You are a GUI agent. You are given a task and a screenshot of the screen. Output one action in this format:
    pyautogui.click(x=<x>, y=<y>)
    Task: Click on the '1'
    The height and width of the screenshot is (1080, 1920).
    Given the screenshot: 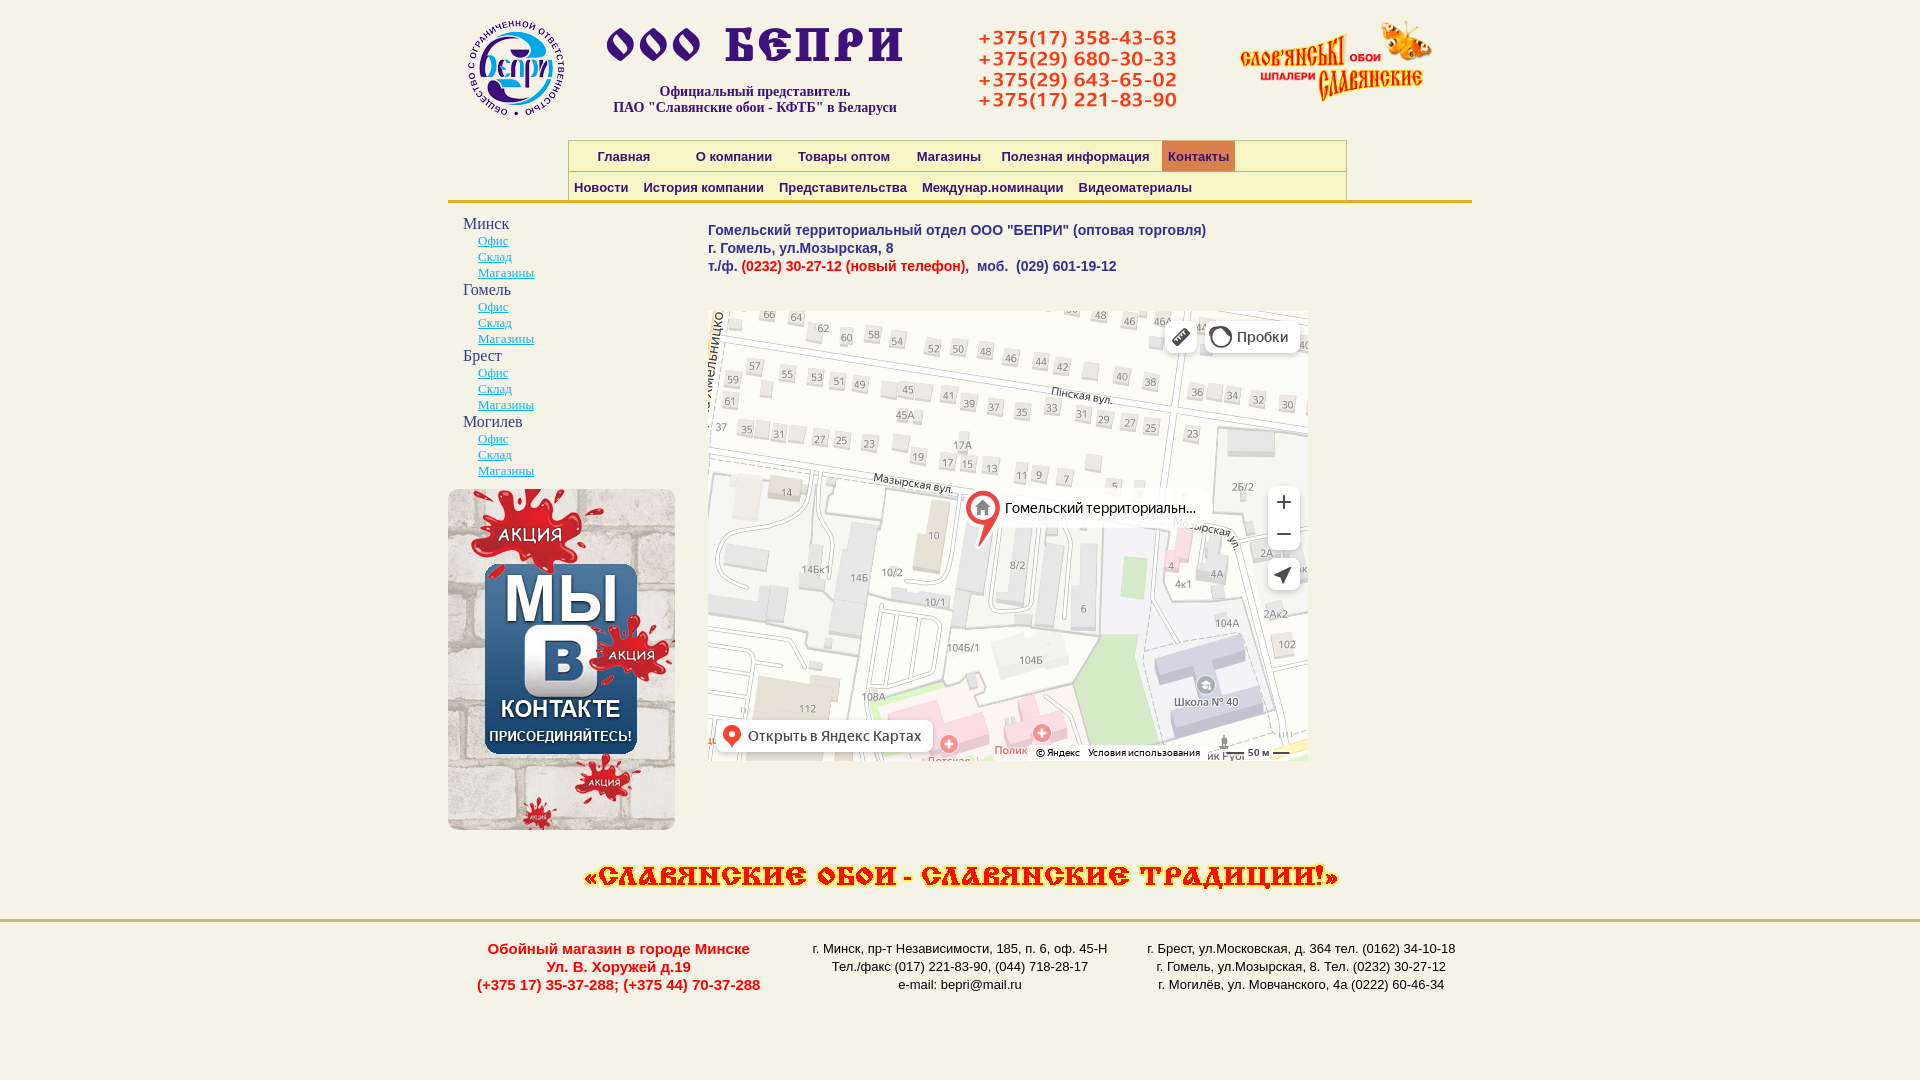 What is the action you would take?
    pyautogui.click(x=446, y=659)
    